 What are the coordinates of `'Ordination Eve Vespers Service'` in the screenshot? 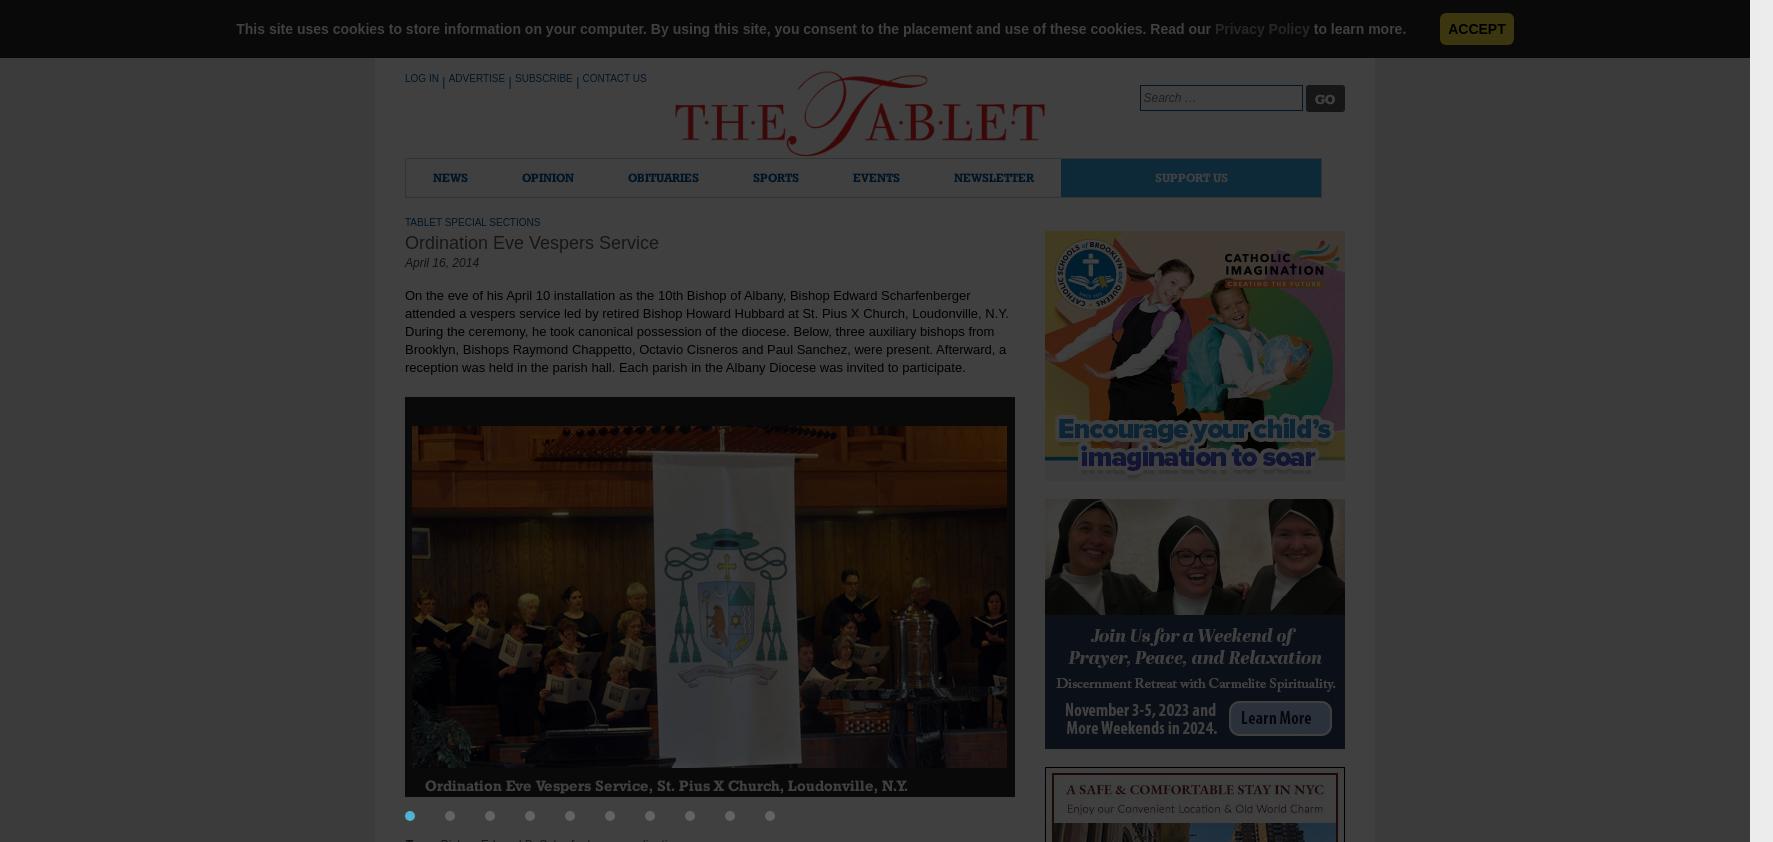 It's located at (532, 243).